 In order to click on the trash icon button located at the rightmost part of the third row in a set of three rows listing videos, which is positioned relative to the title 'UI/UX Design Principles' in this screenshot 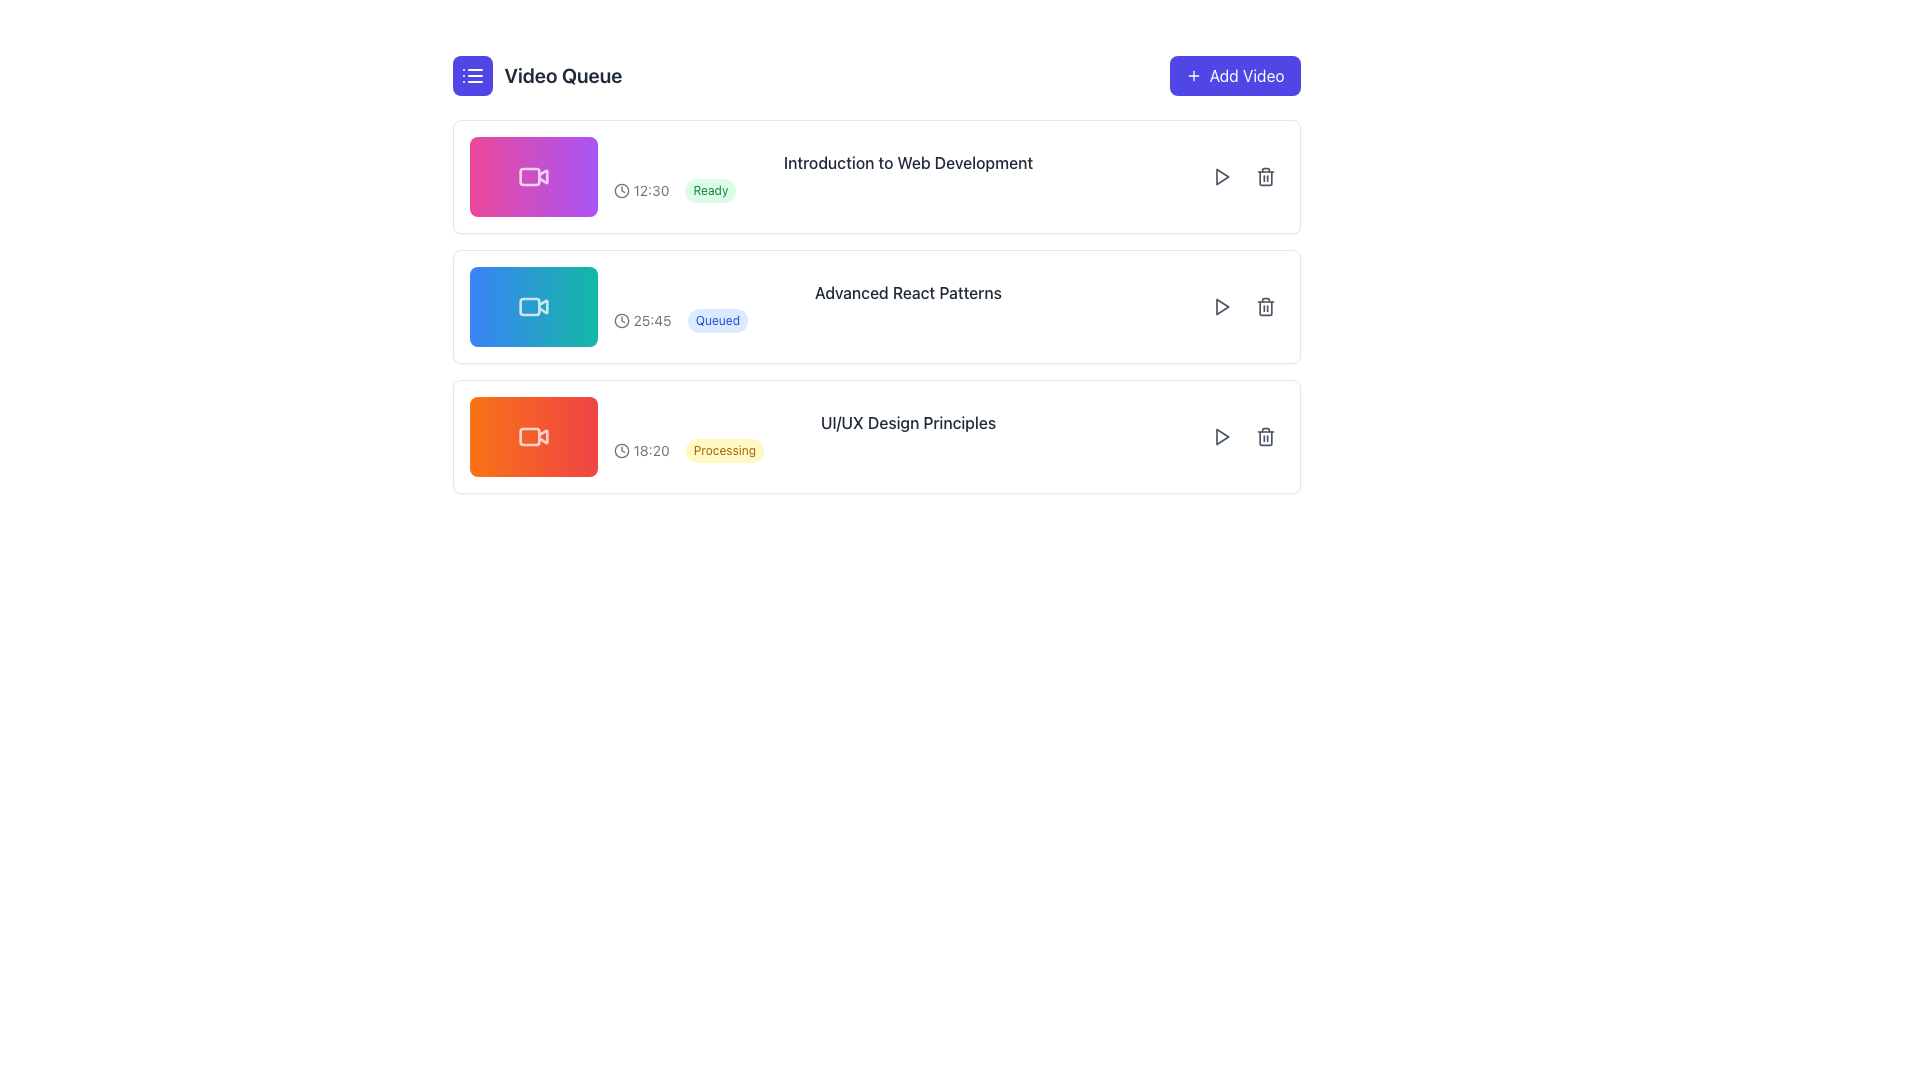, I will do `click(1264, 435)`.